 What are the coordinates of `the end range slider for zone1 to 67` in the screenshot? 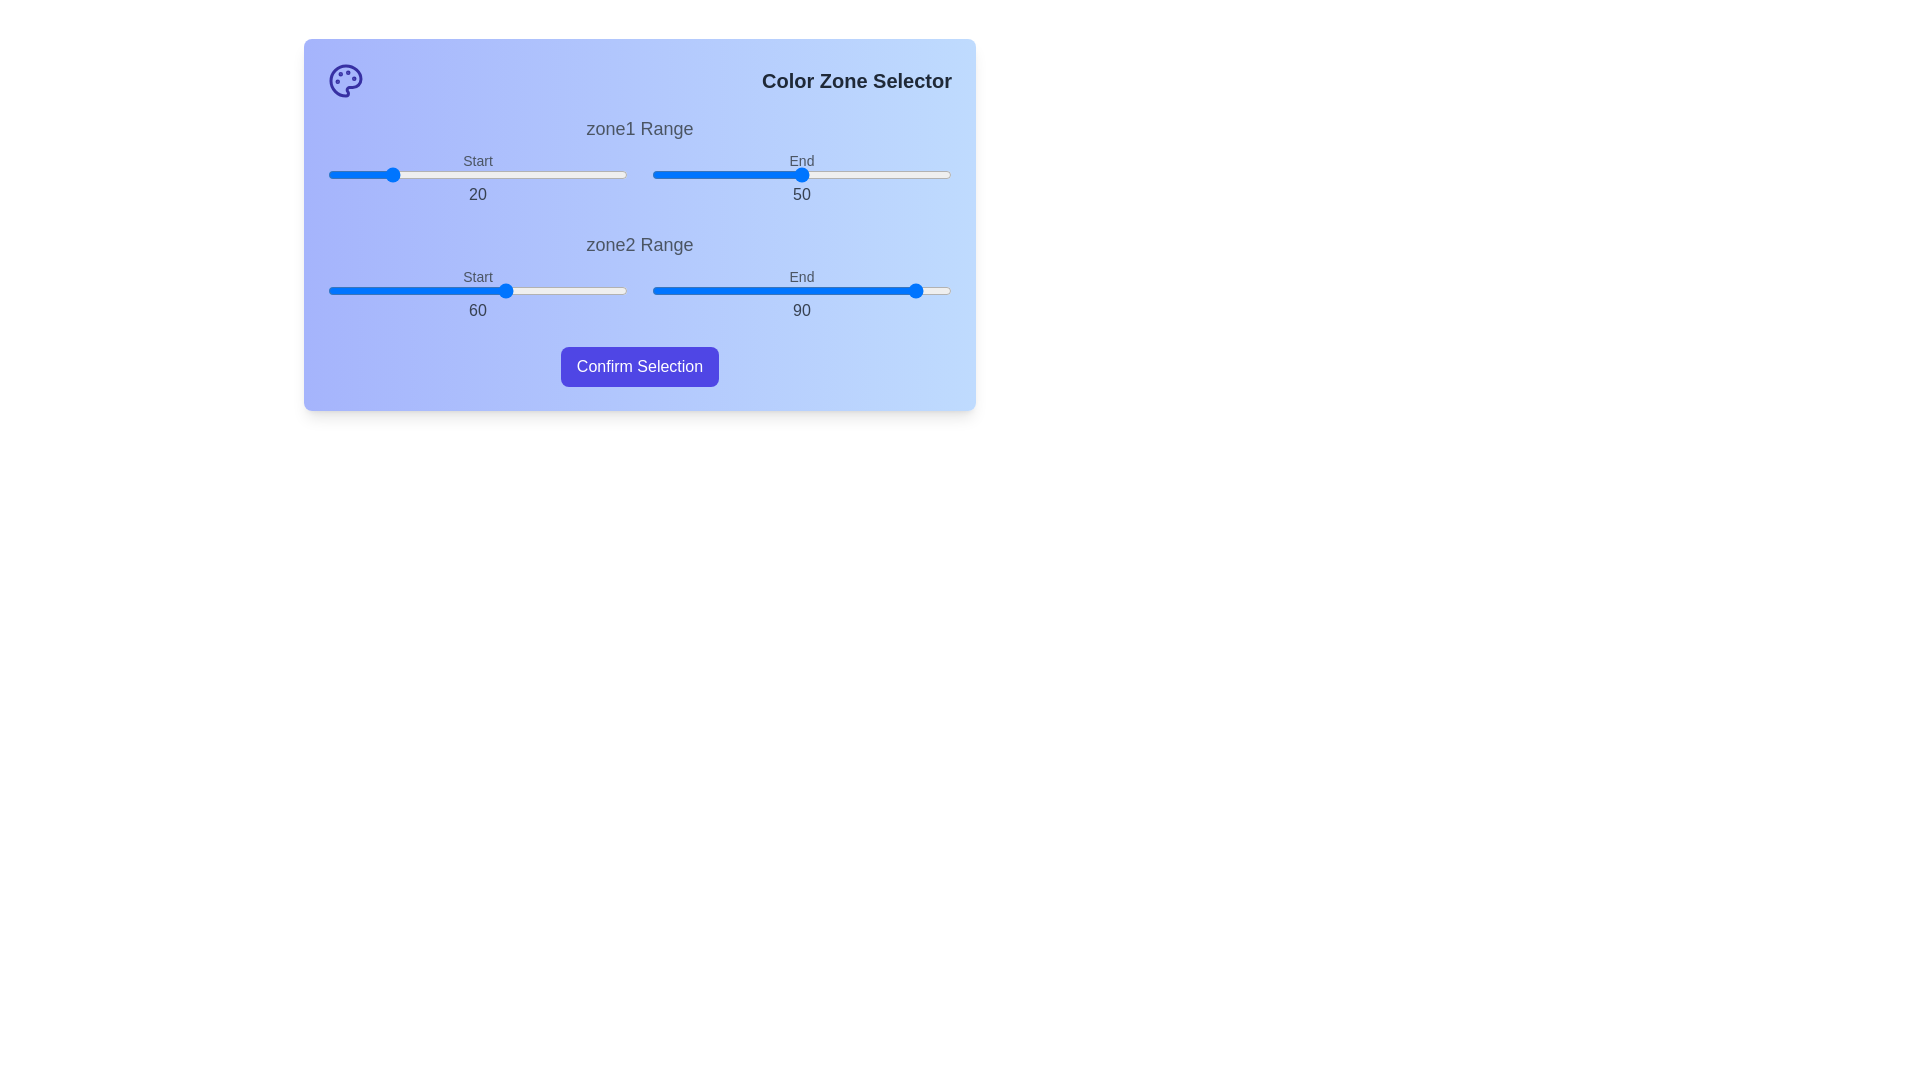 It's located at (853, 173).